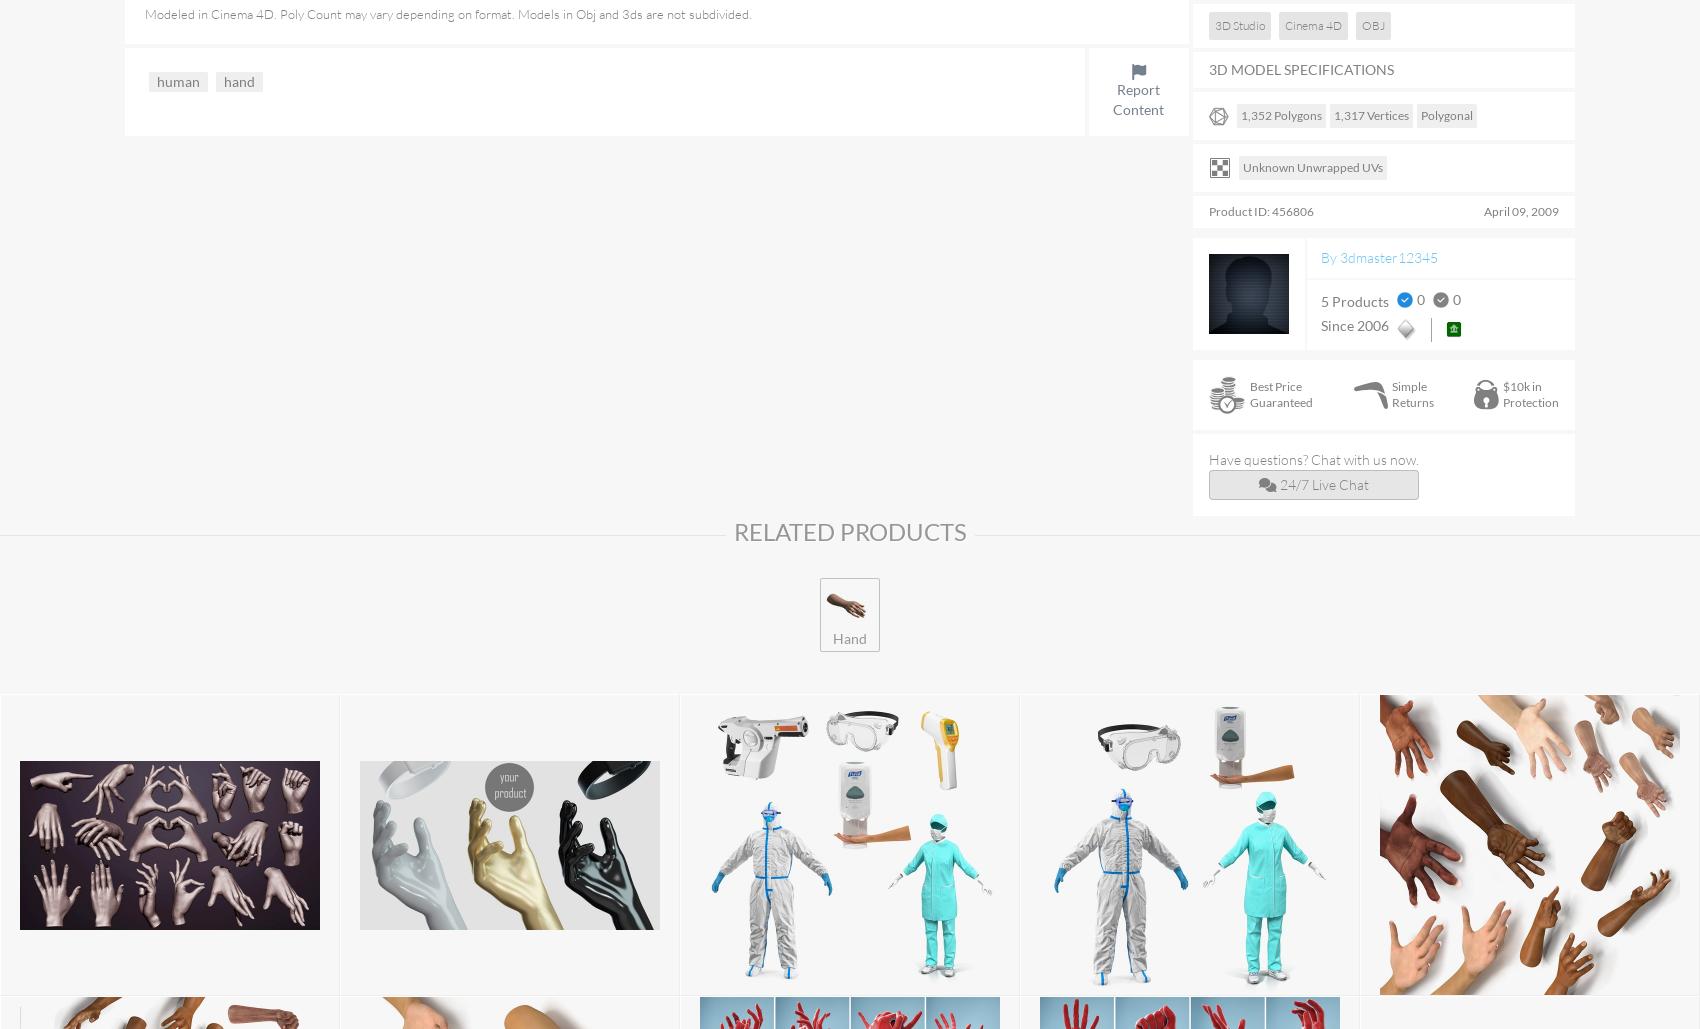  I want to click on 'Have questions? Chat with us now.', so click(1208, 459).